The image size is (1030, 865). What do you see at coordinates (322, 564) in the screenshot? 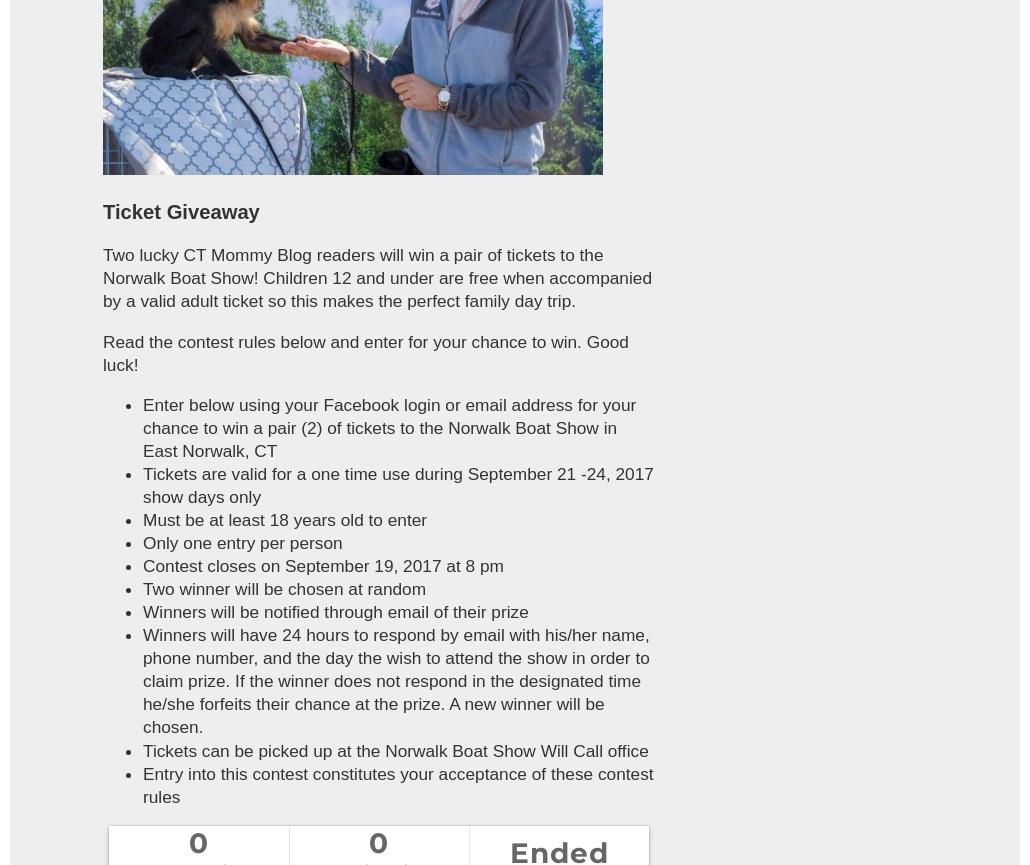
I see `'Contest closes on September 19, 2017 at 8 pm'` at bounding box center [322, 564].